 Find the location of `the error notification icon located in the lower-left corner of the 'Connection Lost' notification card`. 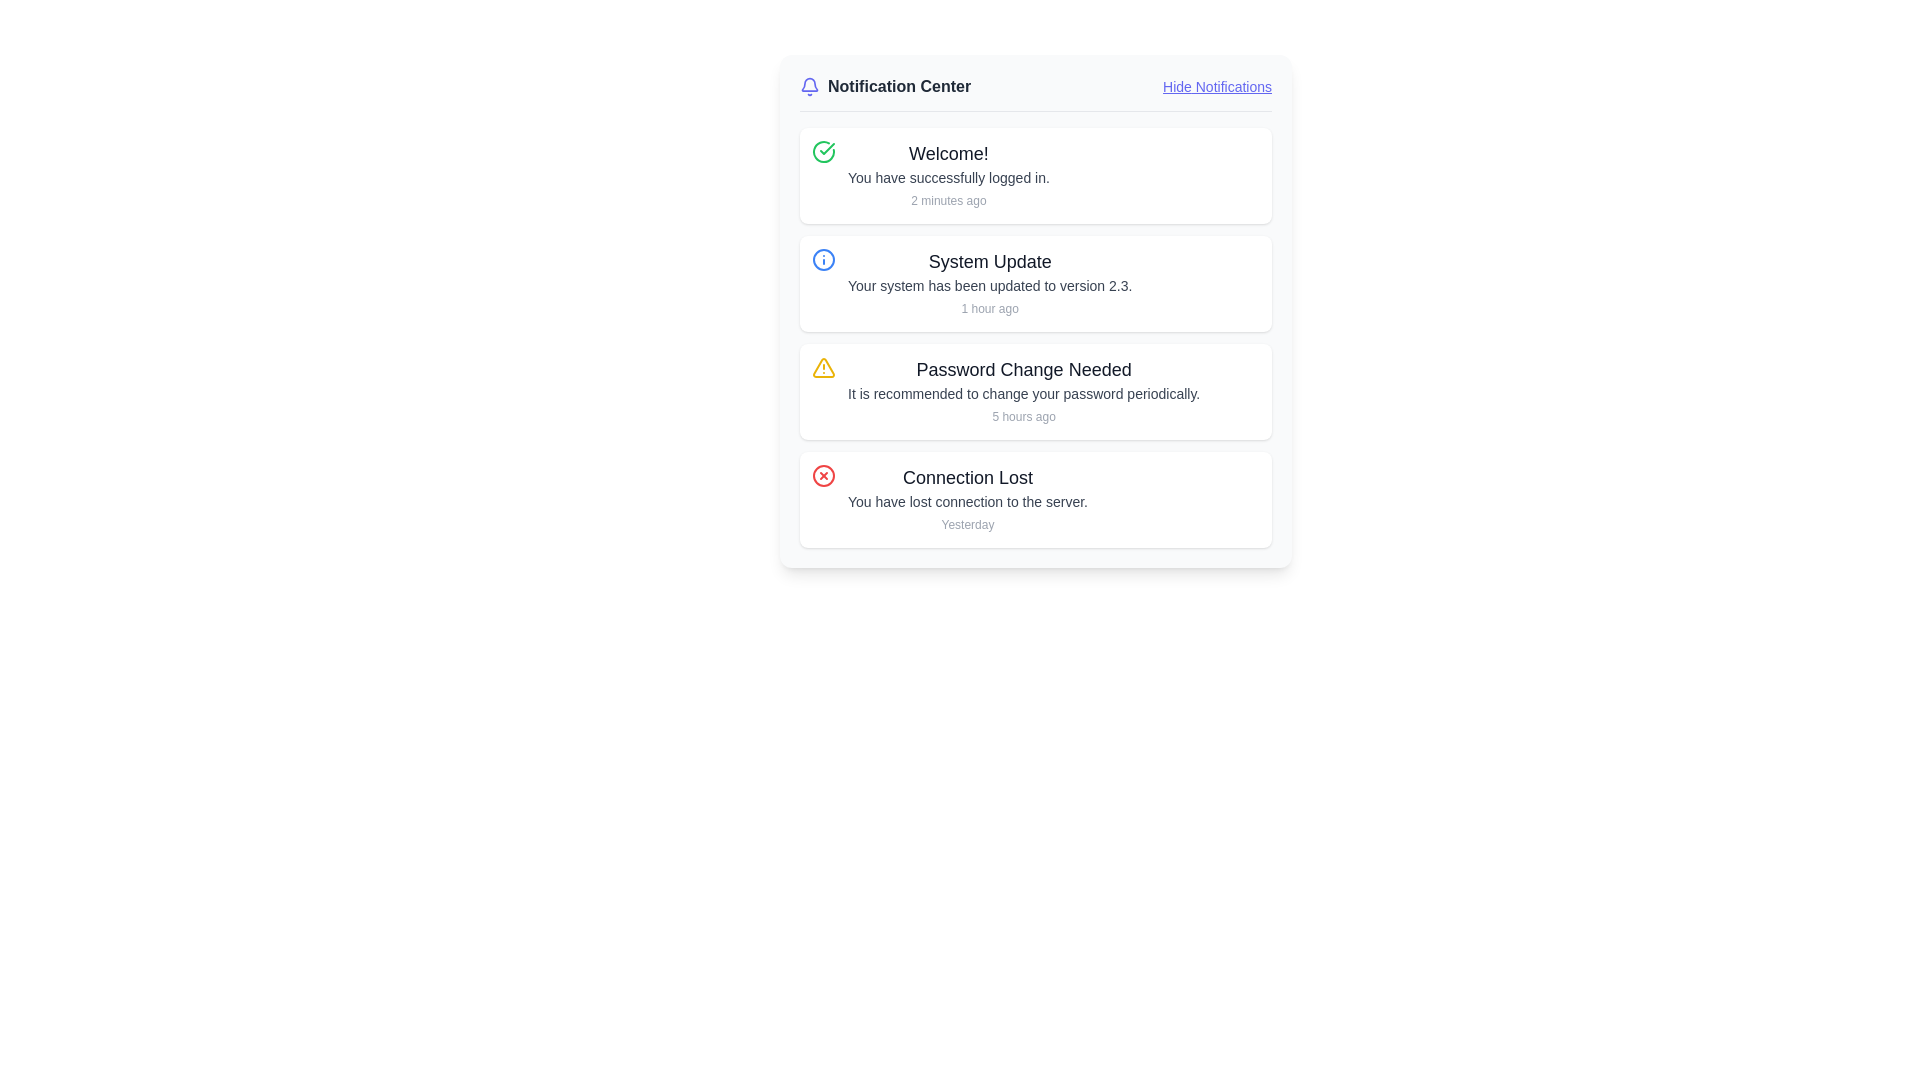

the error notification icon located in the lower-left corner of the 'Connection Lost' notification card is located at coordinates (824, 475).